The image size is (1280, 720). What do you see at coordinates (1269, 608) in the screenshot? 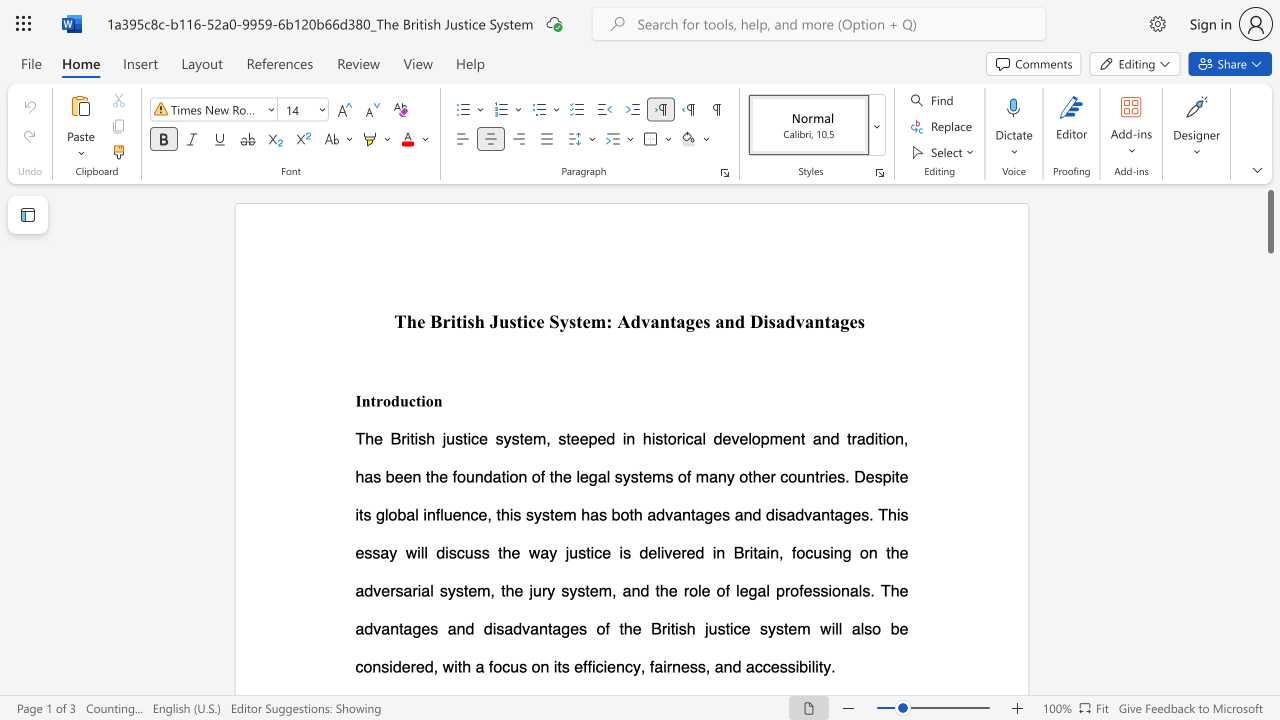
I see `the vertical scrollbar to lower the page content` at bounding box center [1269, 608].